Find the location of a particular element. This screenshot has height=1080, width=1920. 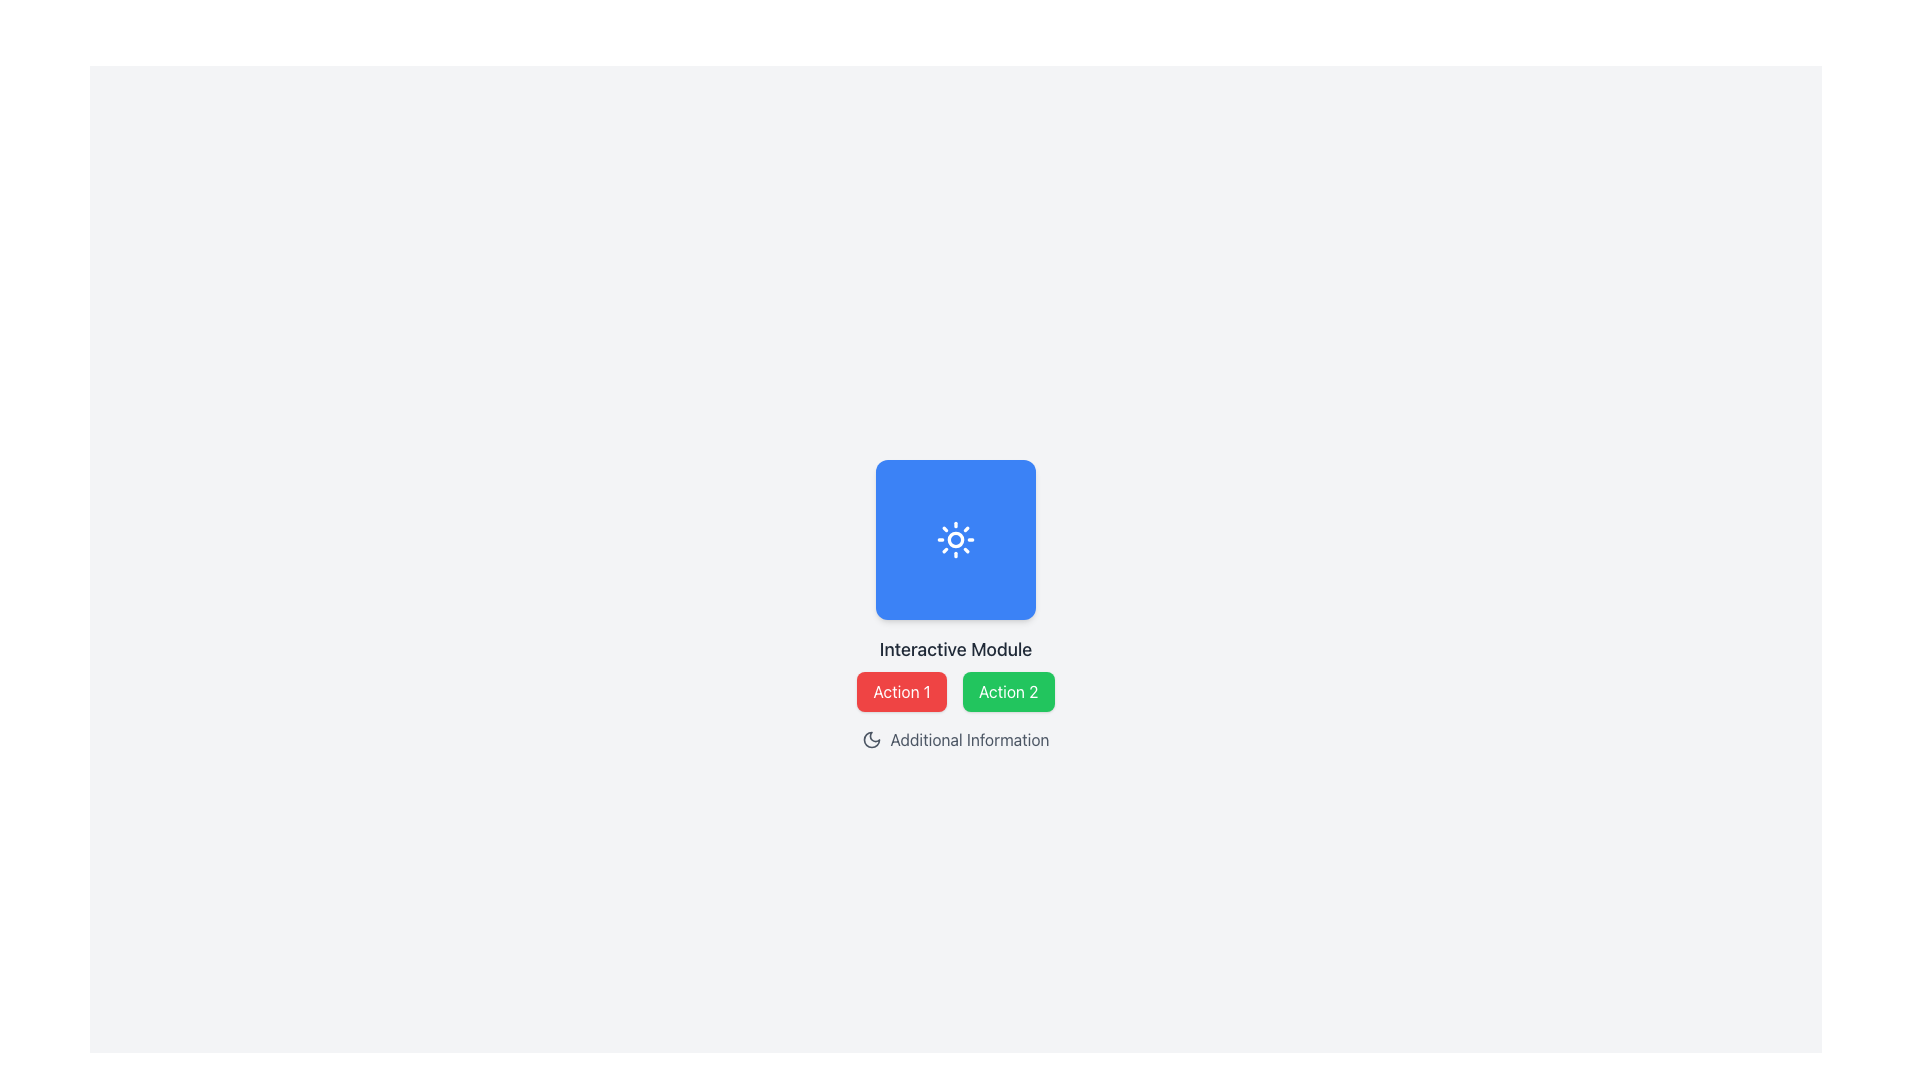

the Text Label that is positioned directly below the central blue square component, which serves as a descriptor for that component is located at coordinates (954, 650).